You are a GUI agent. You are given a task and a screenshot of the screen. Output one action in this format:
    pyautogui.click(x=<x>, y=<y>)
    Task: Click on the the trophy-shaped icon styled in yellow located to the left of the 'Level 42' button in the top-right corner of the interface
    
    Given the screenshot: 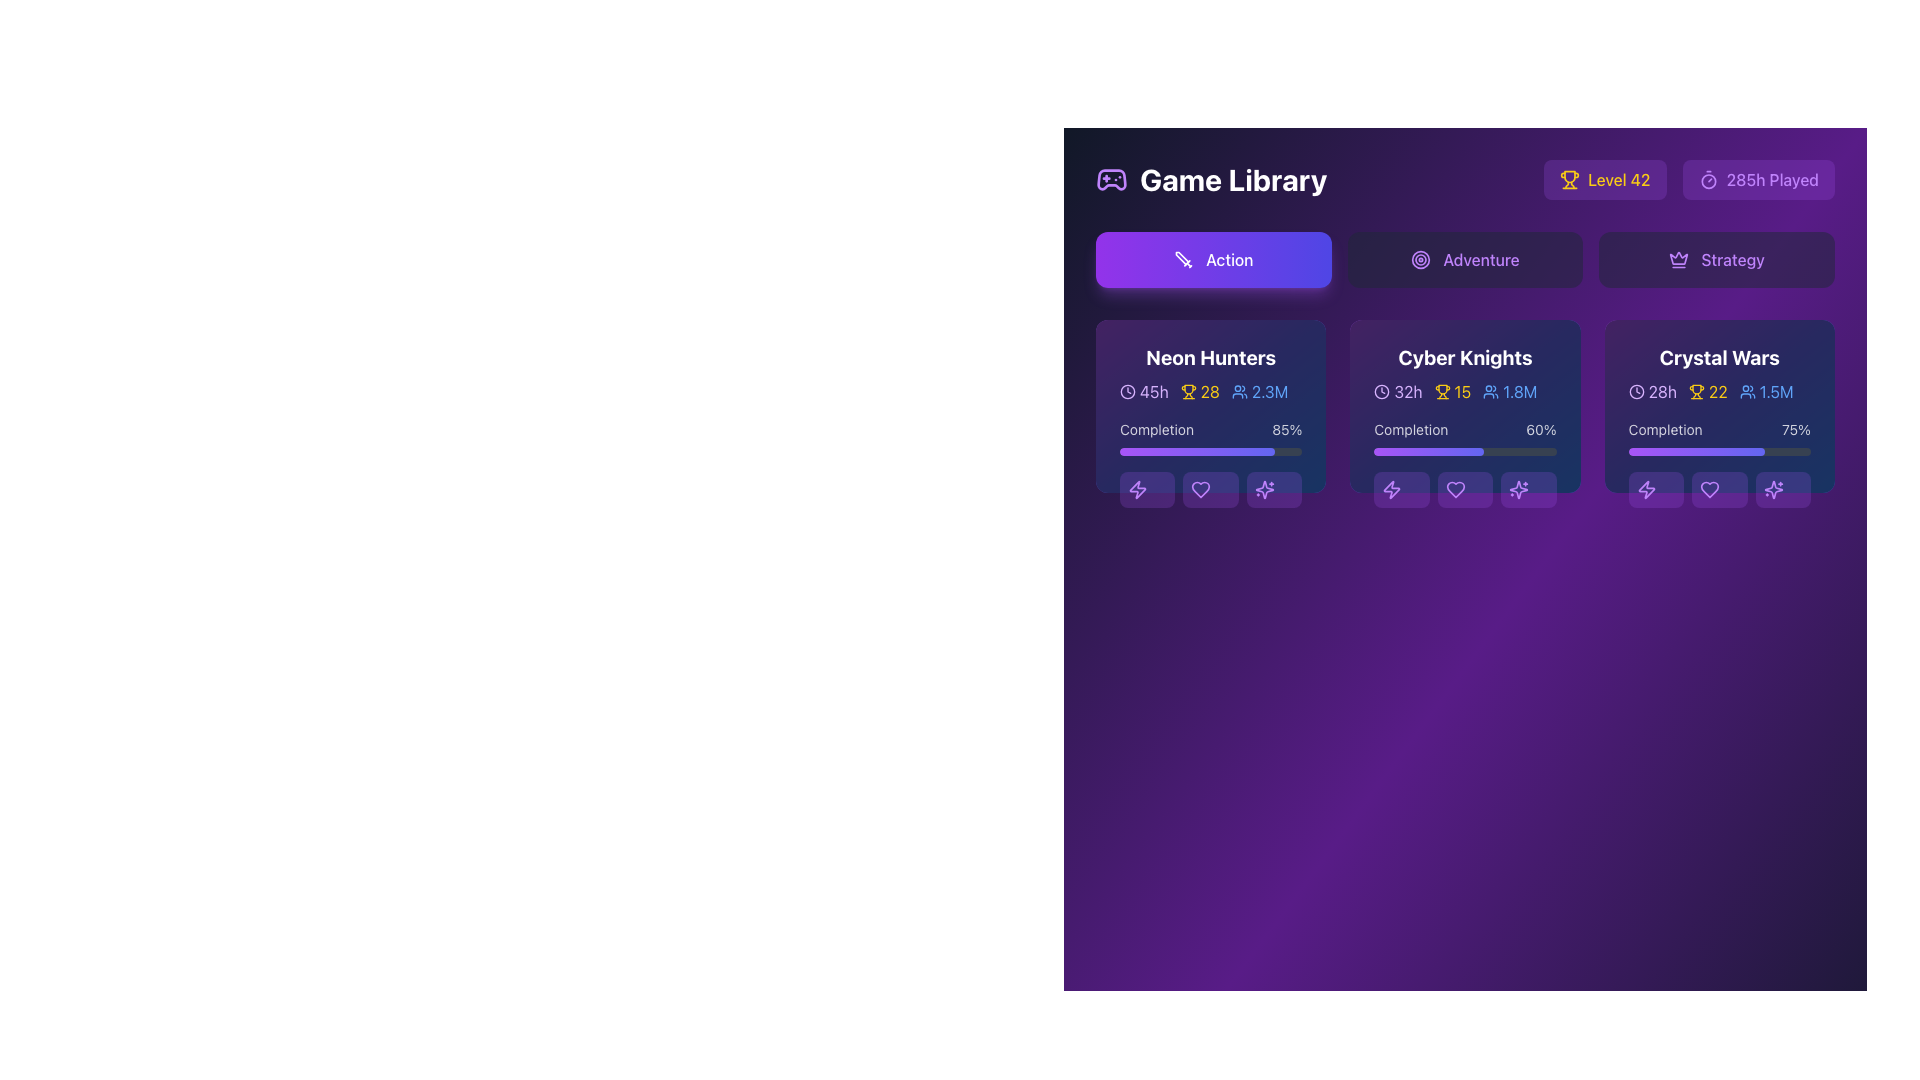 What is the action you would take?
    pyautogui.click(x=1569, y=180)
    